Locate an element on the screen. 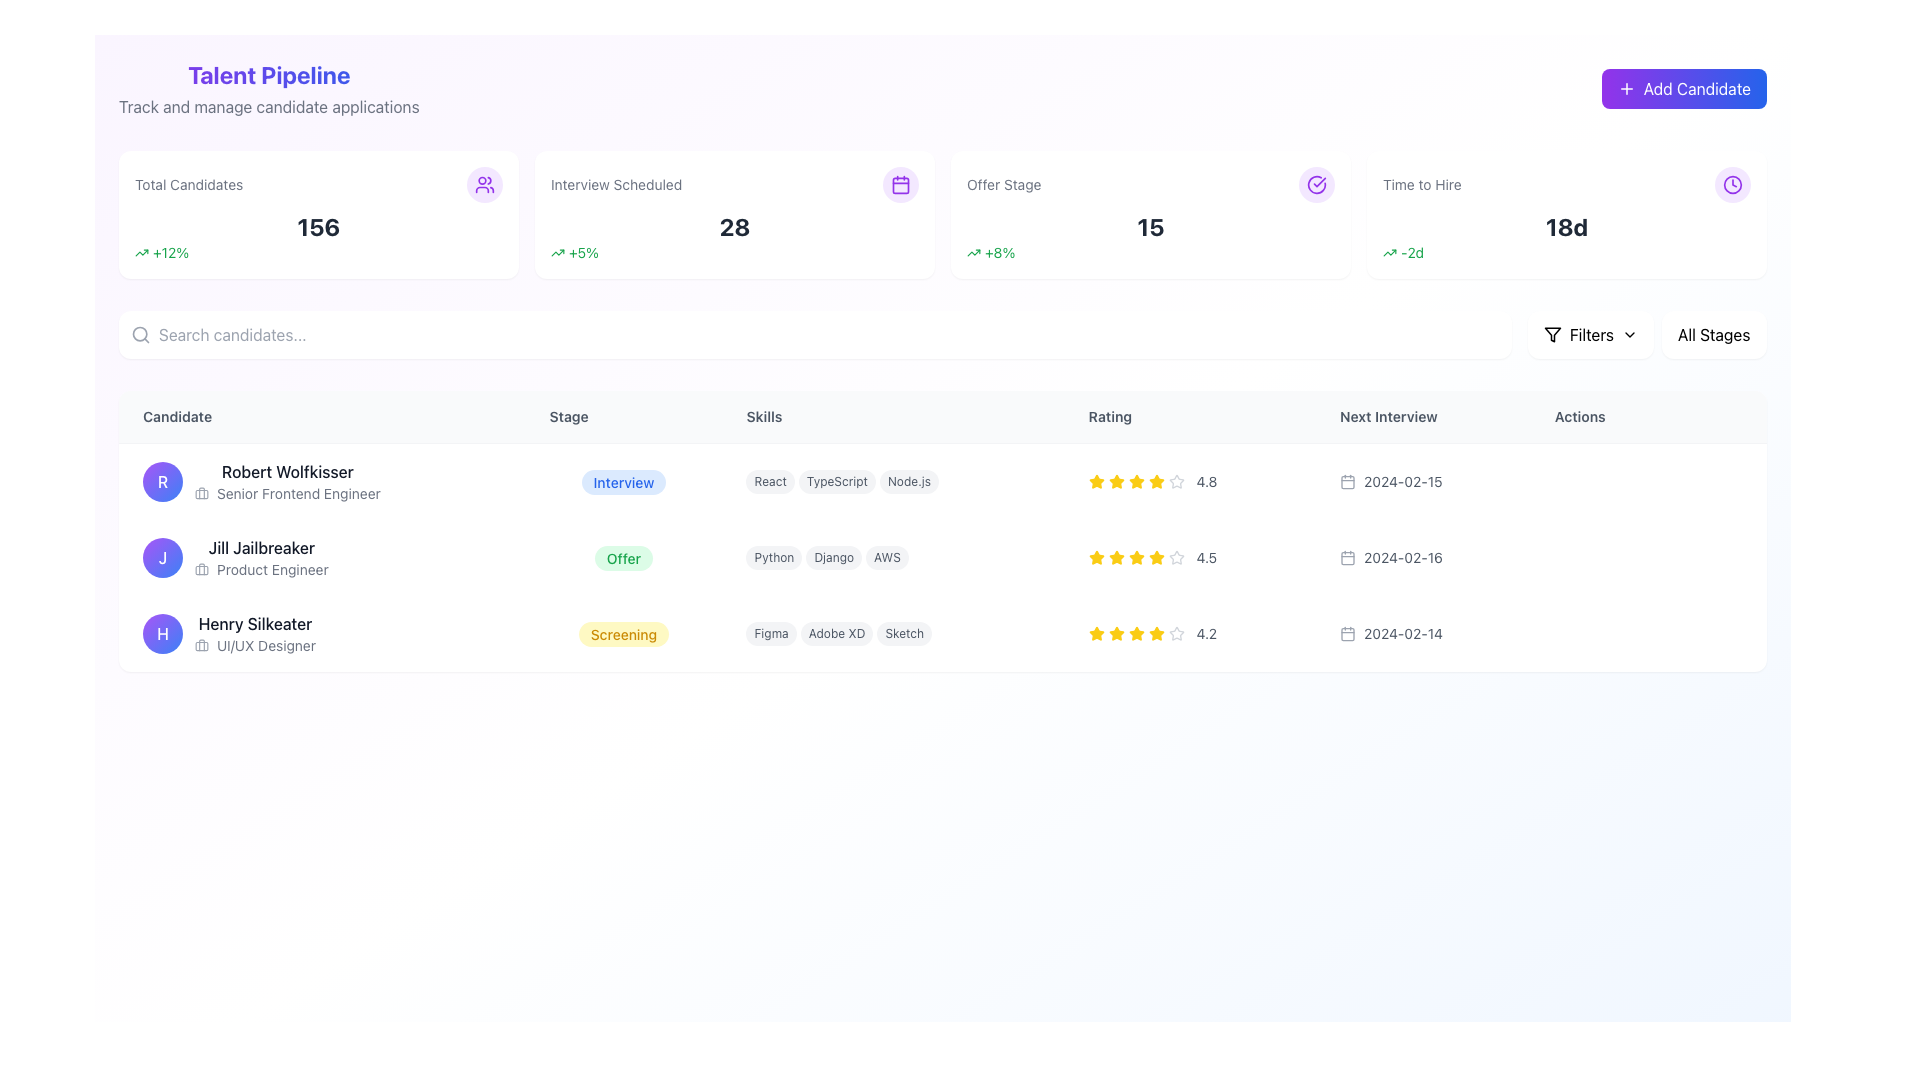 The image size is (1920, 1080). the text label displaying 'Interview' with a rounded light blue background, located in the 'Stage' column of the candidate 'Robert Wolfkisser' information row is located at coordinates (623, 481).